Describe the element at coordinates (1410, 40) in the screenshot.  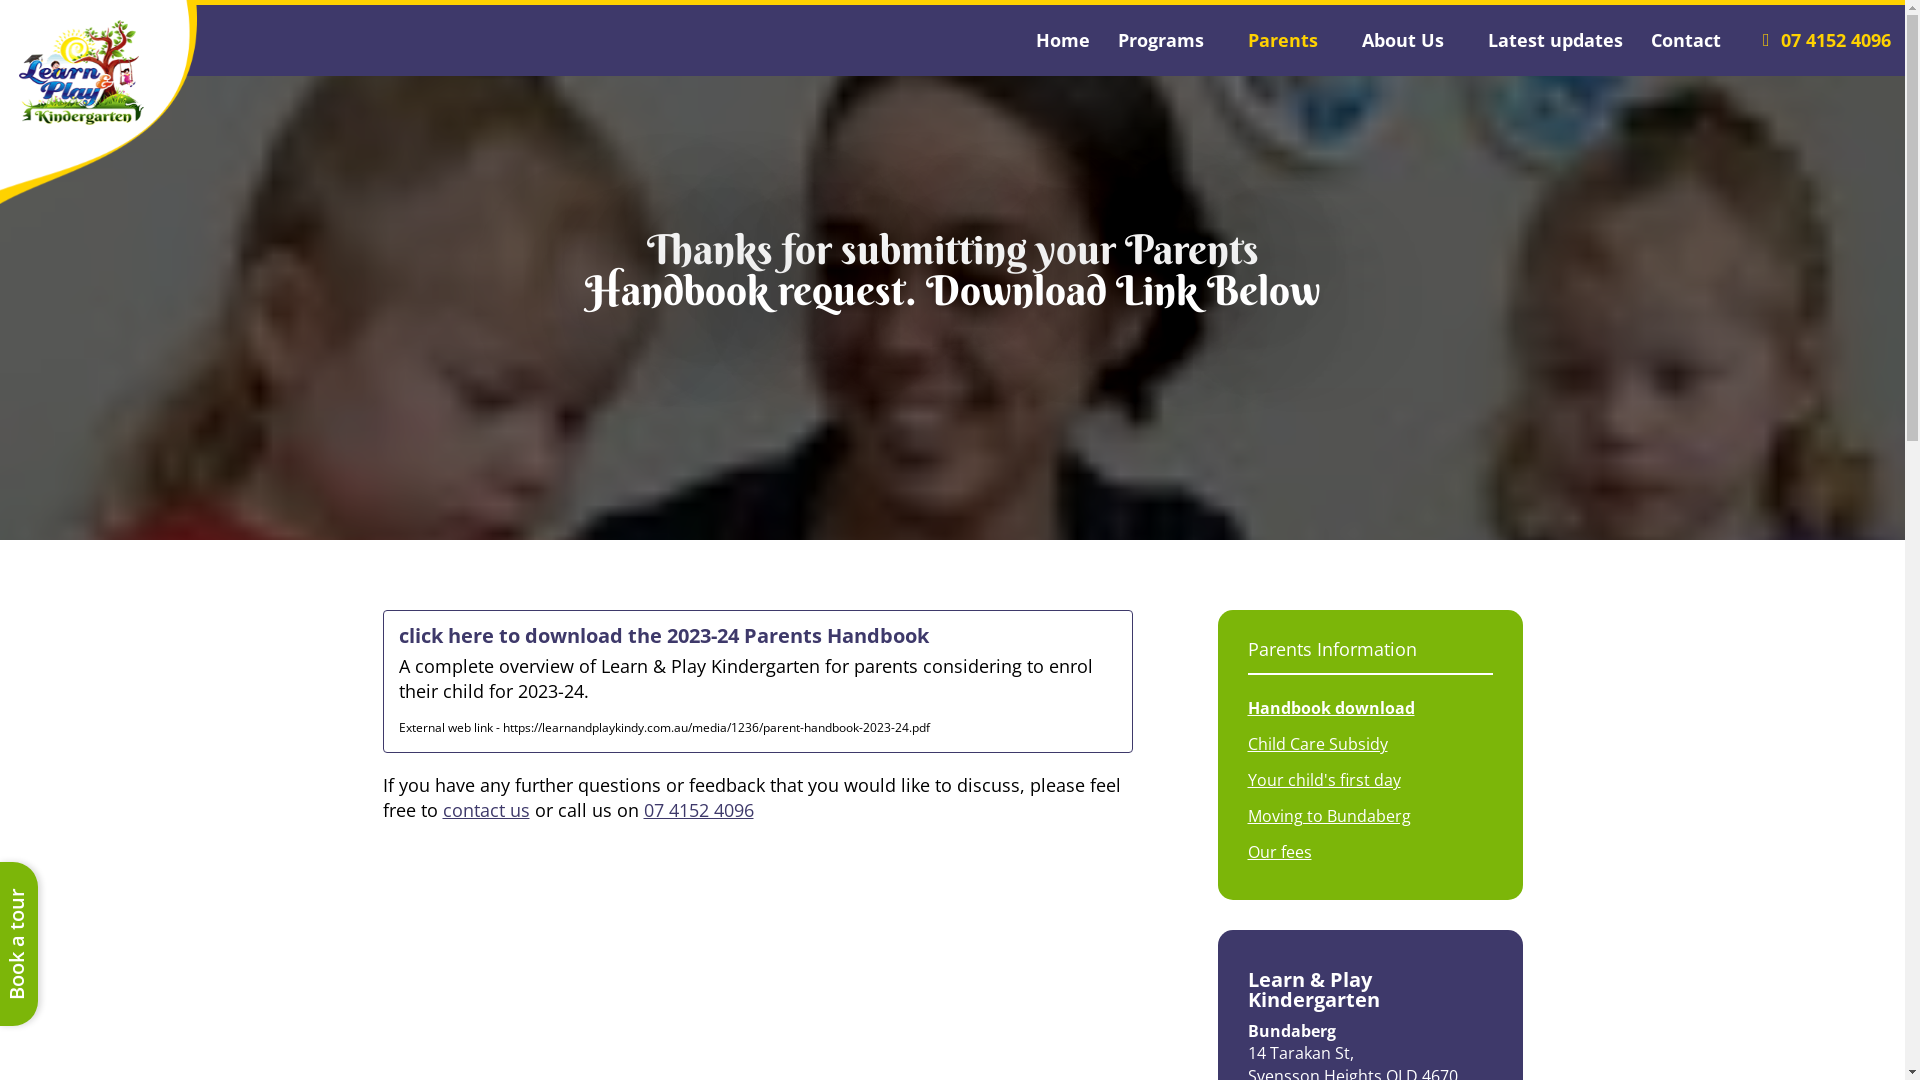
I see `'About Us'` at that location.